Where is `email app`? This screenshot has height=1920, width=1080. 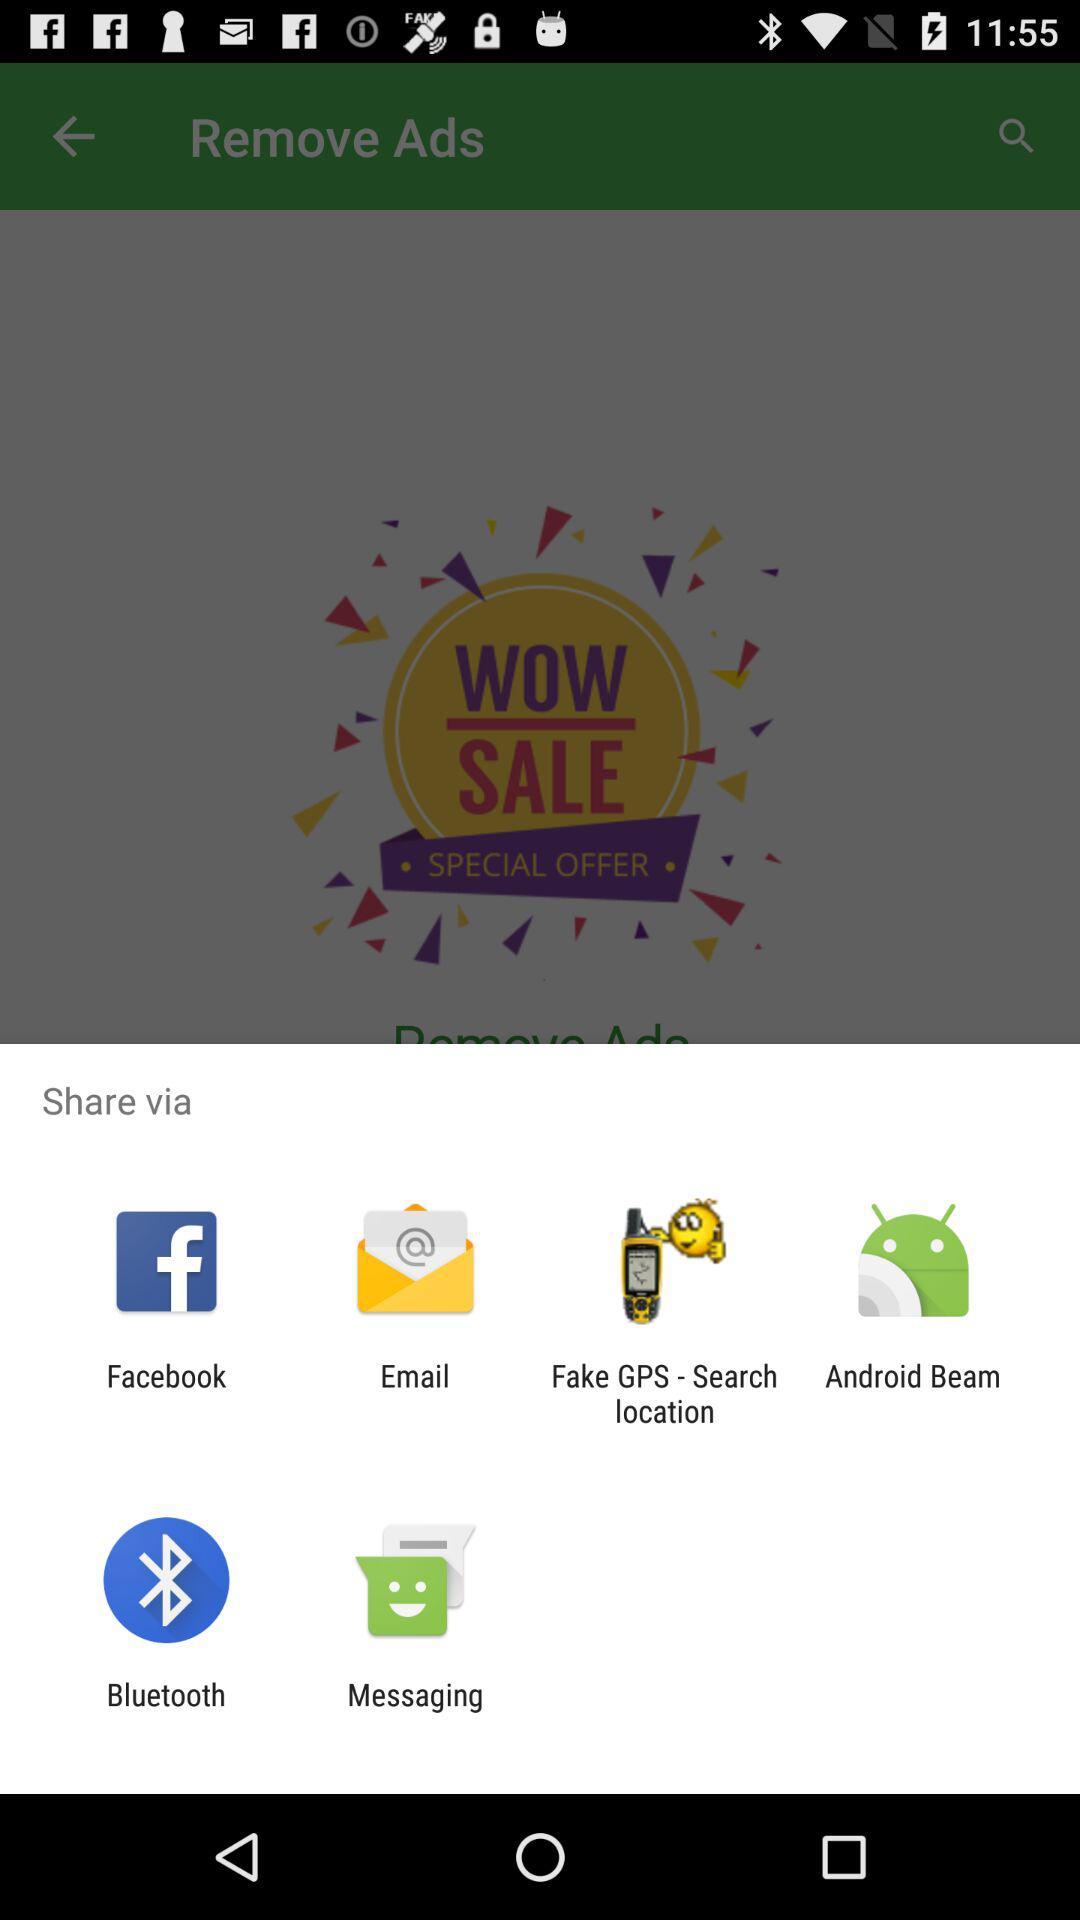
email app is located at coordinates (414, 1392).